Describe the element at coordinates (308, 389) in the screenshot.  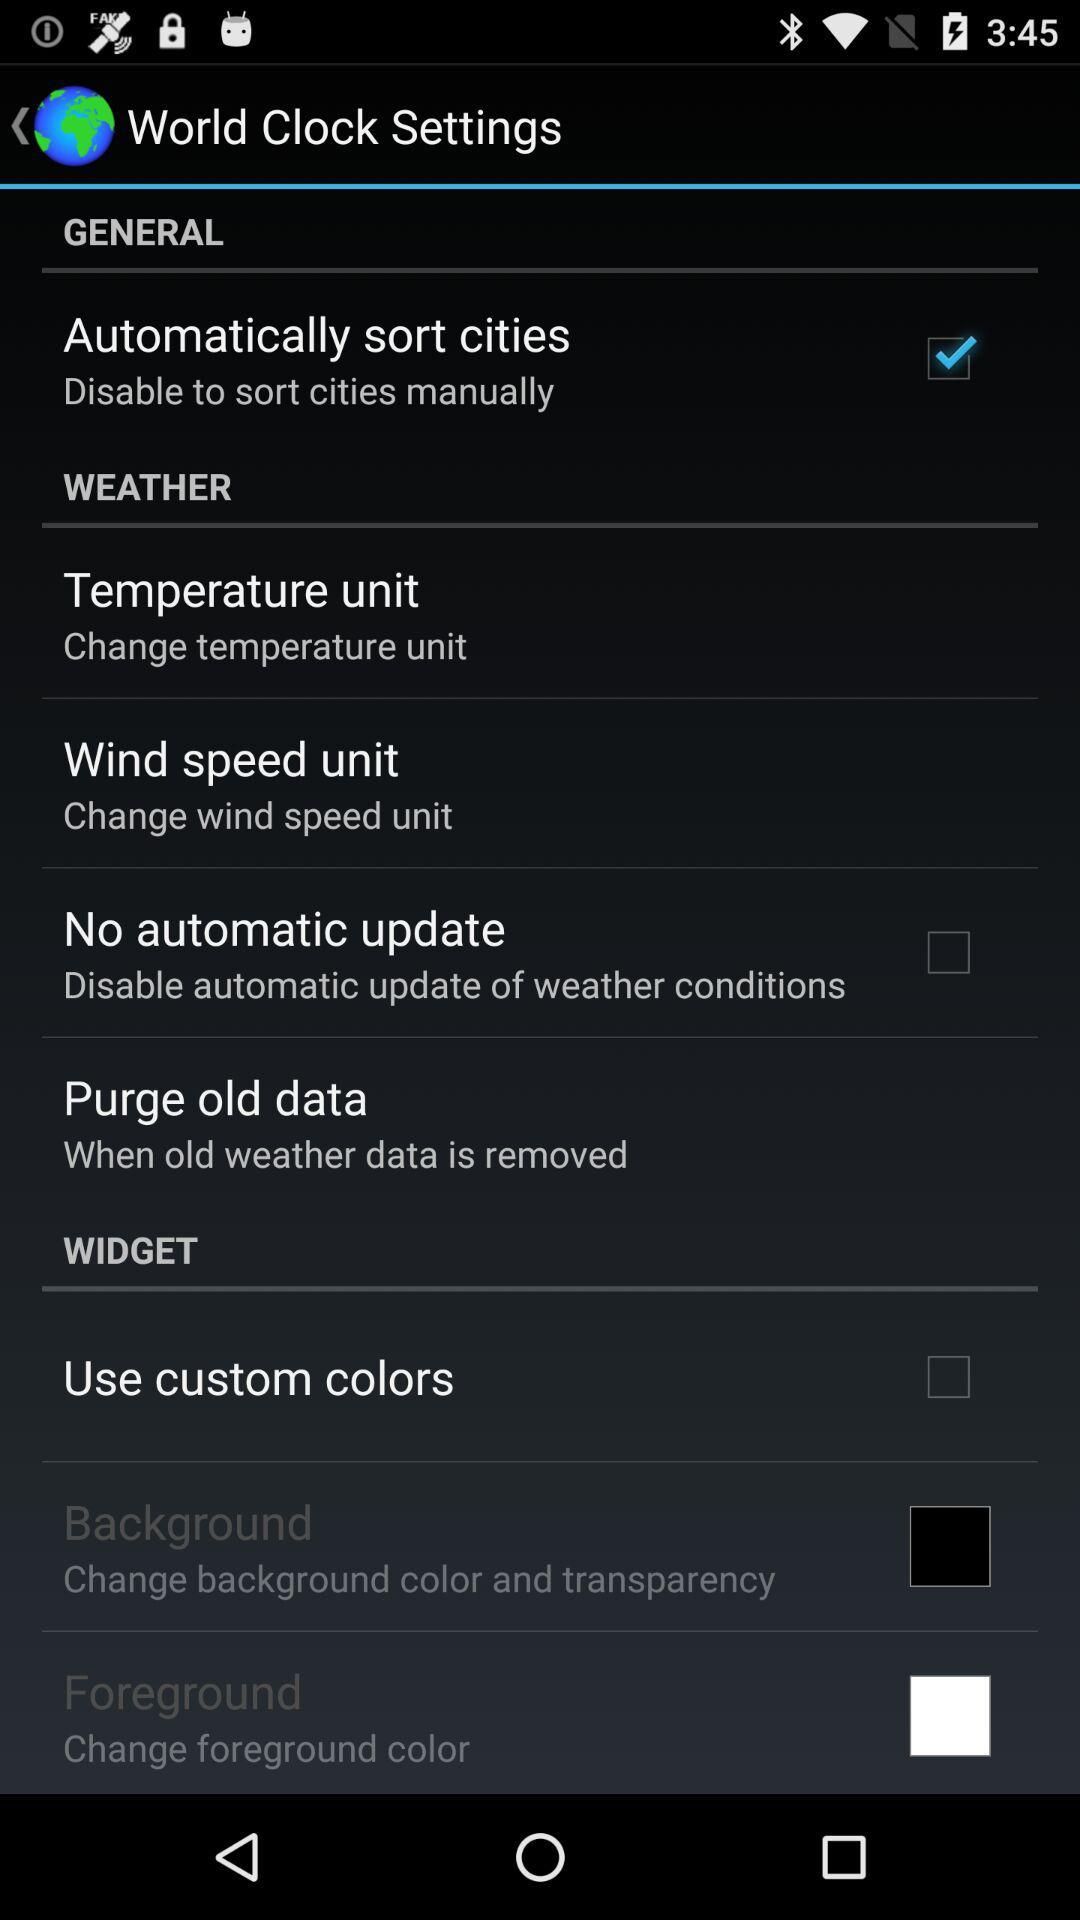
I see `item below automatically sort cities app` at that location.